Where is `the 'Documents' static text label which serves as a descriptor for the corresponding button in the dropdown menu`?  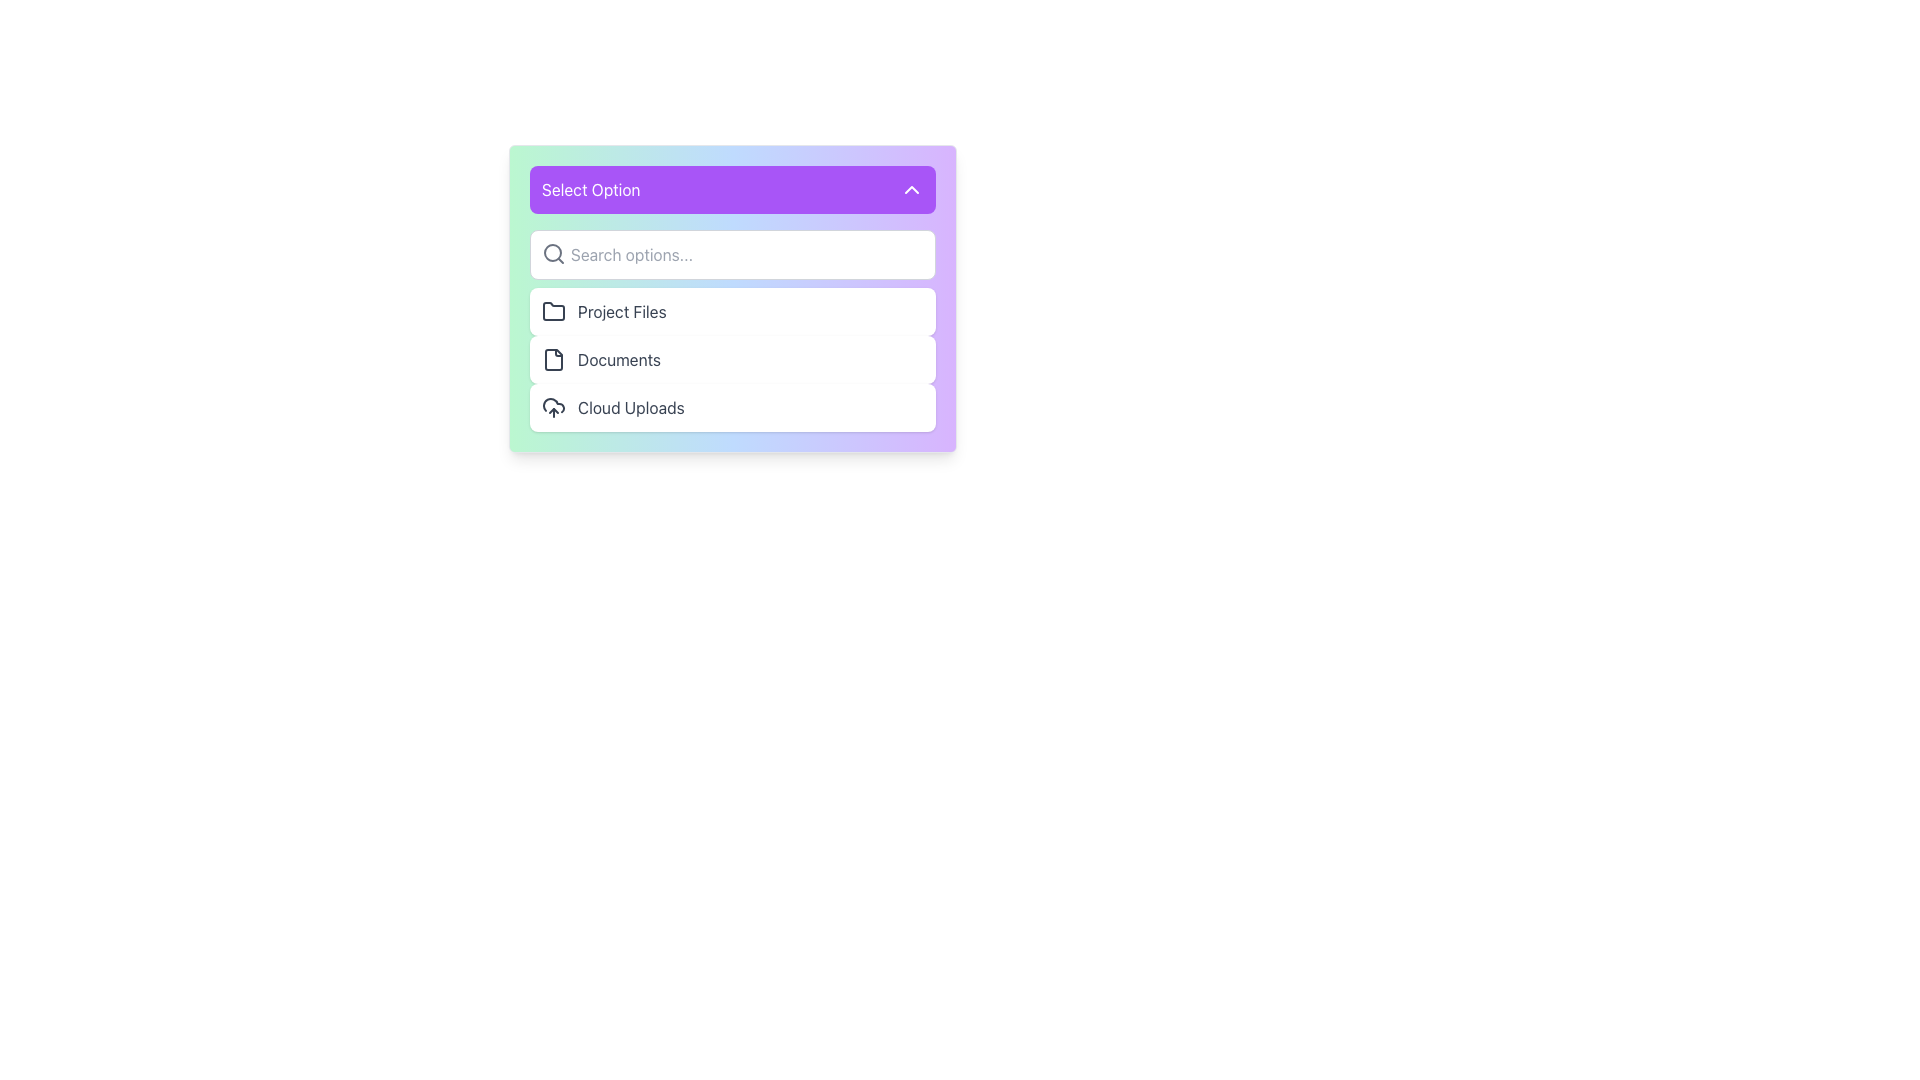
the 'Documents' static text label which serves as a descriptor for the corresponding button in the dropdown menu is located at coordinates (618, 358).